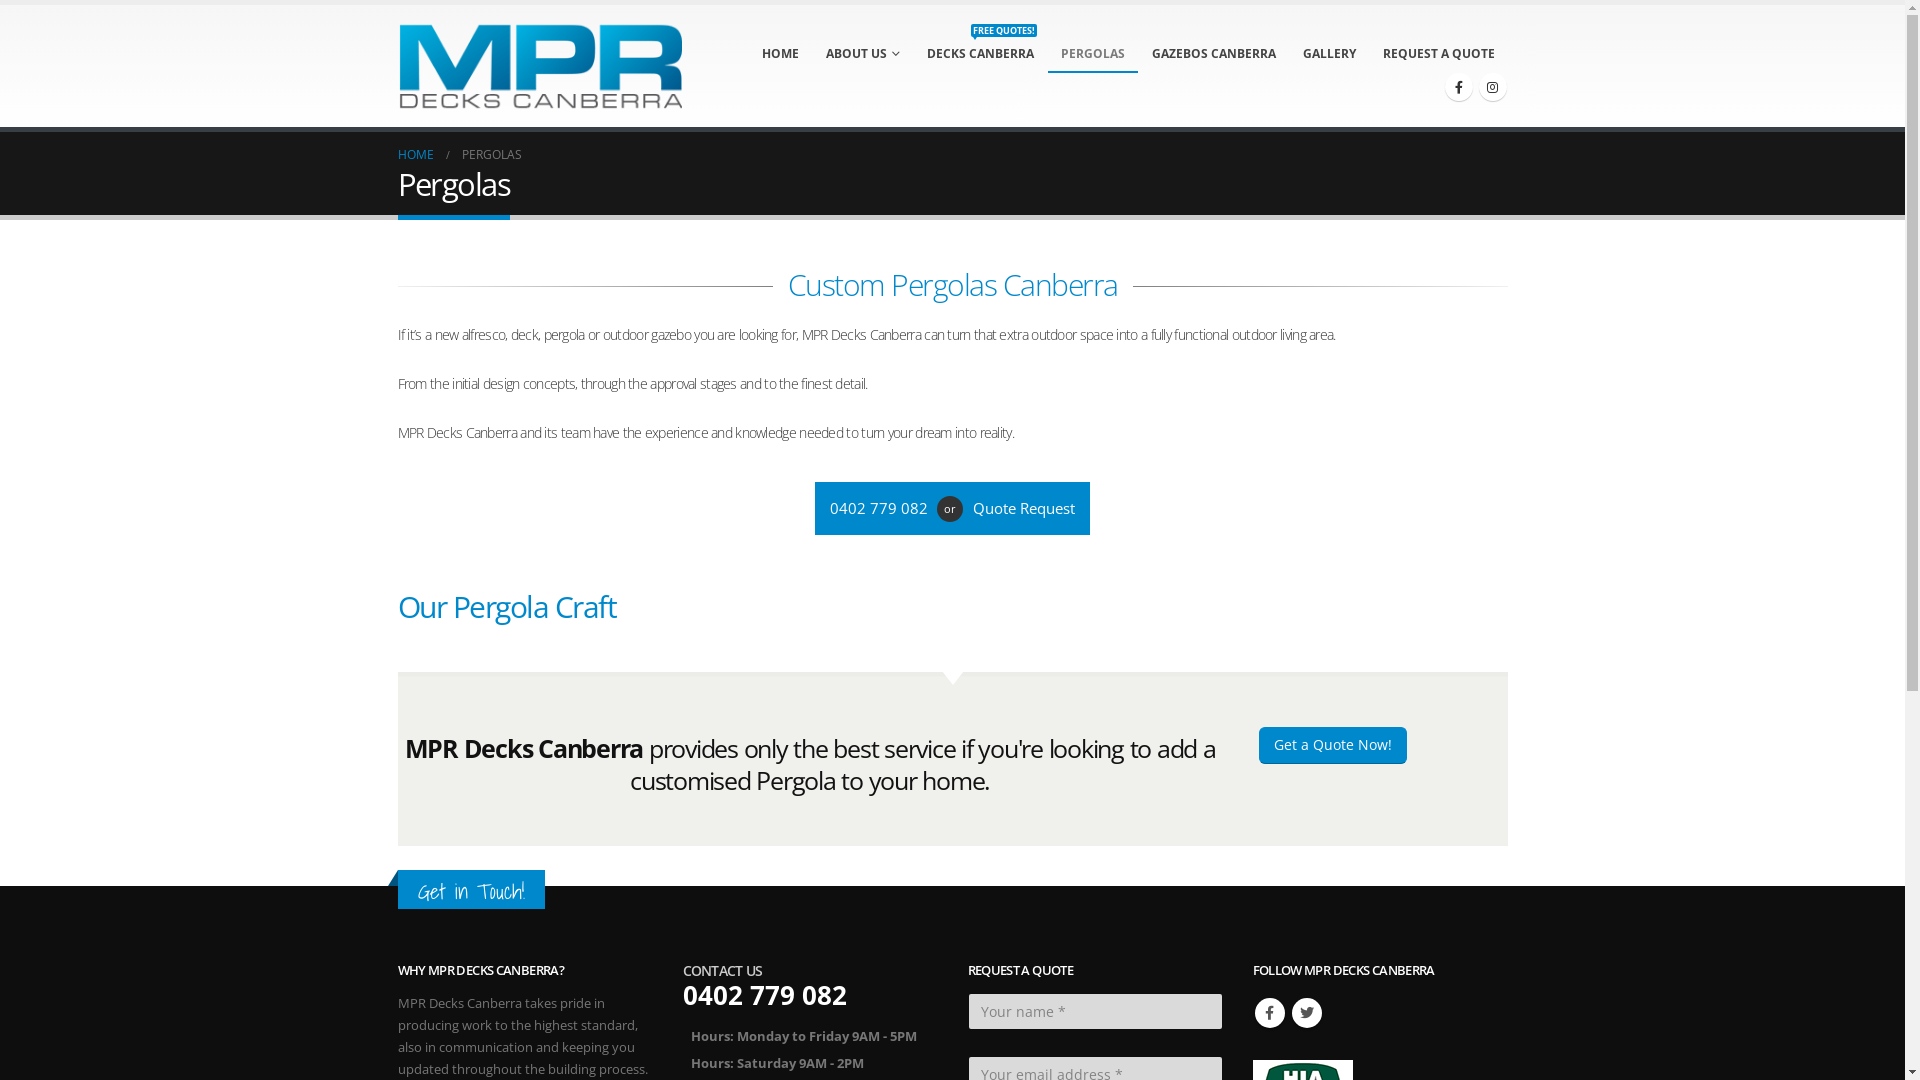 This screenshot has width=1920, height=1080. I want to click on 'PERGOLAS', so click(1092, 52).